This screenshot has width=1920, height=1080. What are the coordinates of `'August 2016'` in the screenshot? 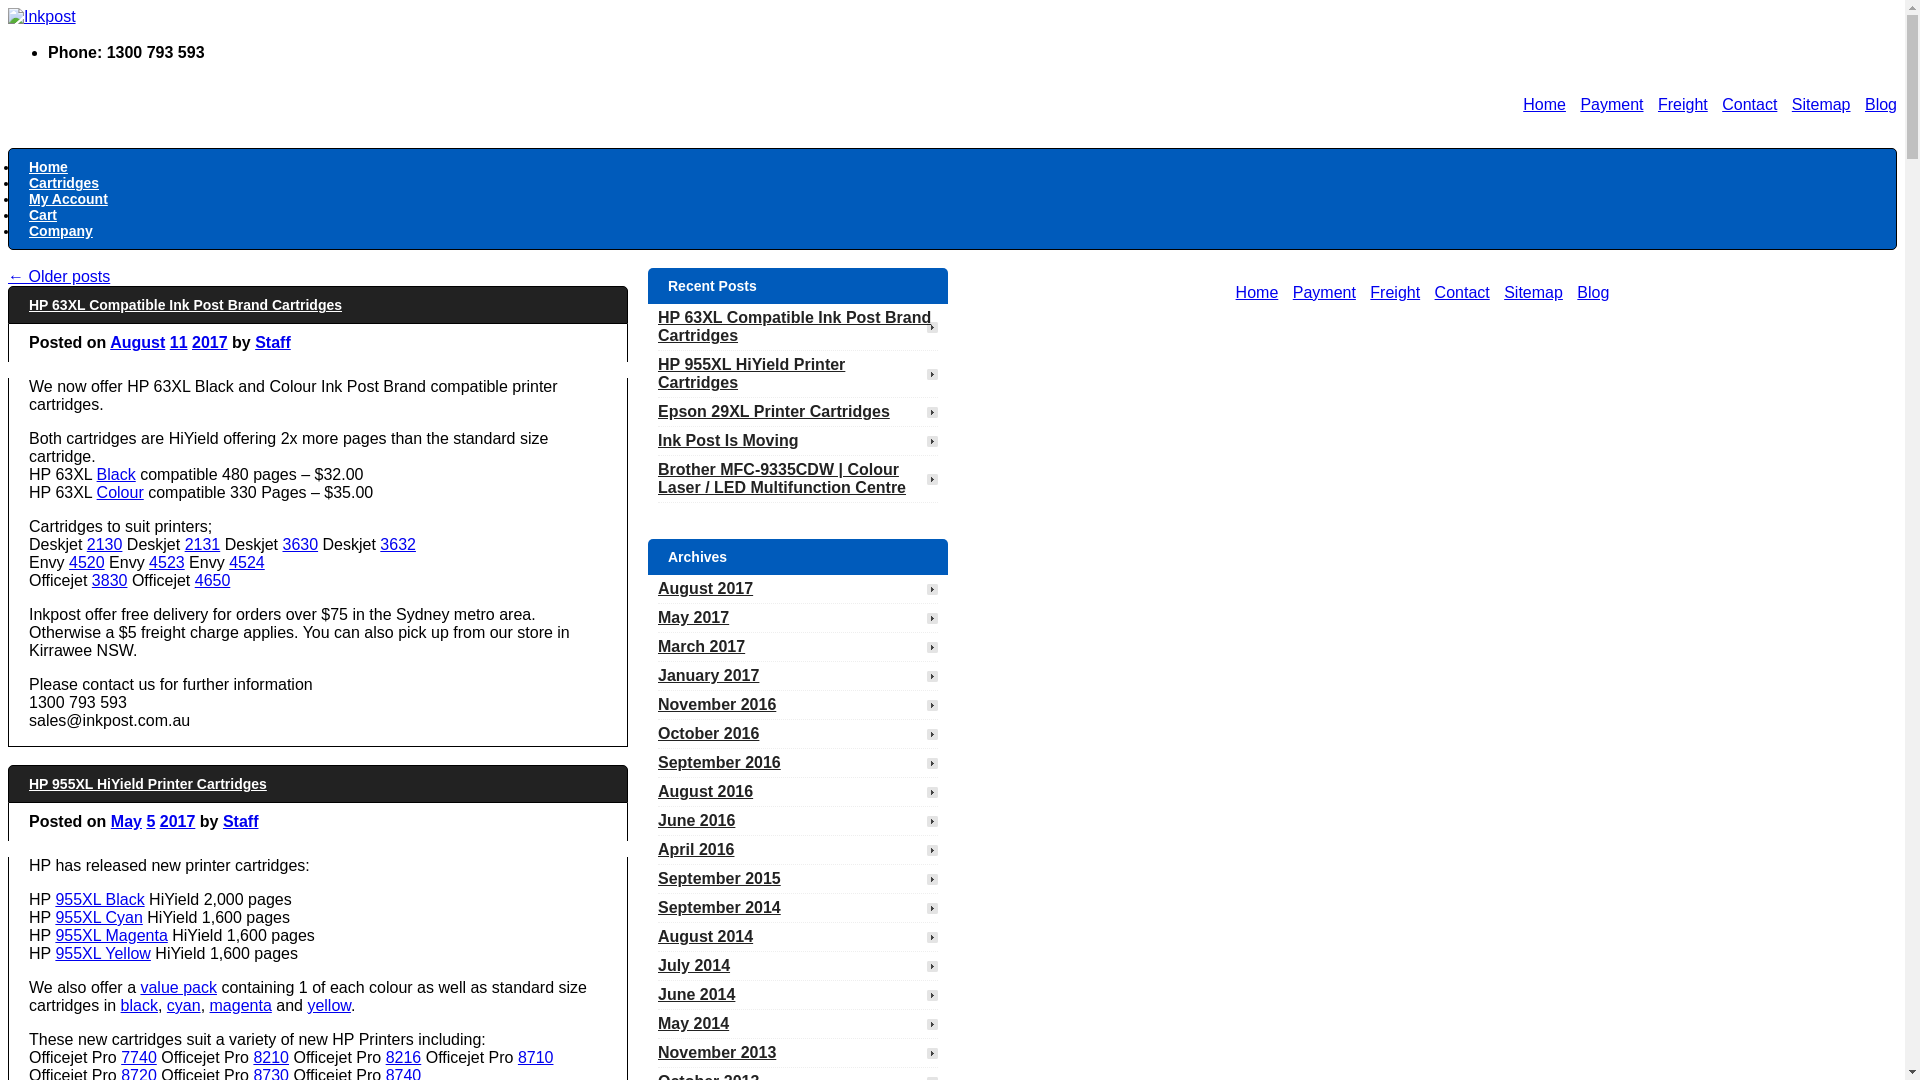 It's located at (715, 790).